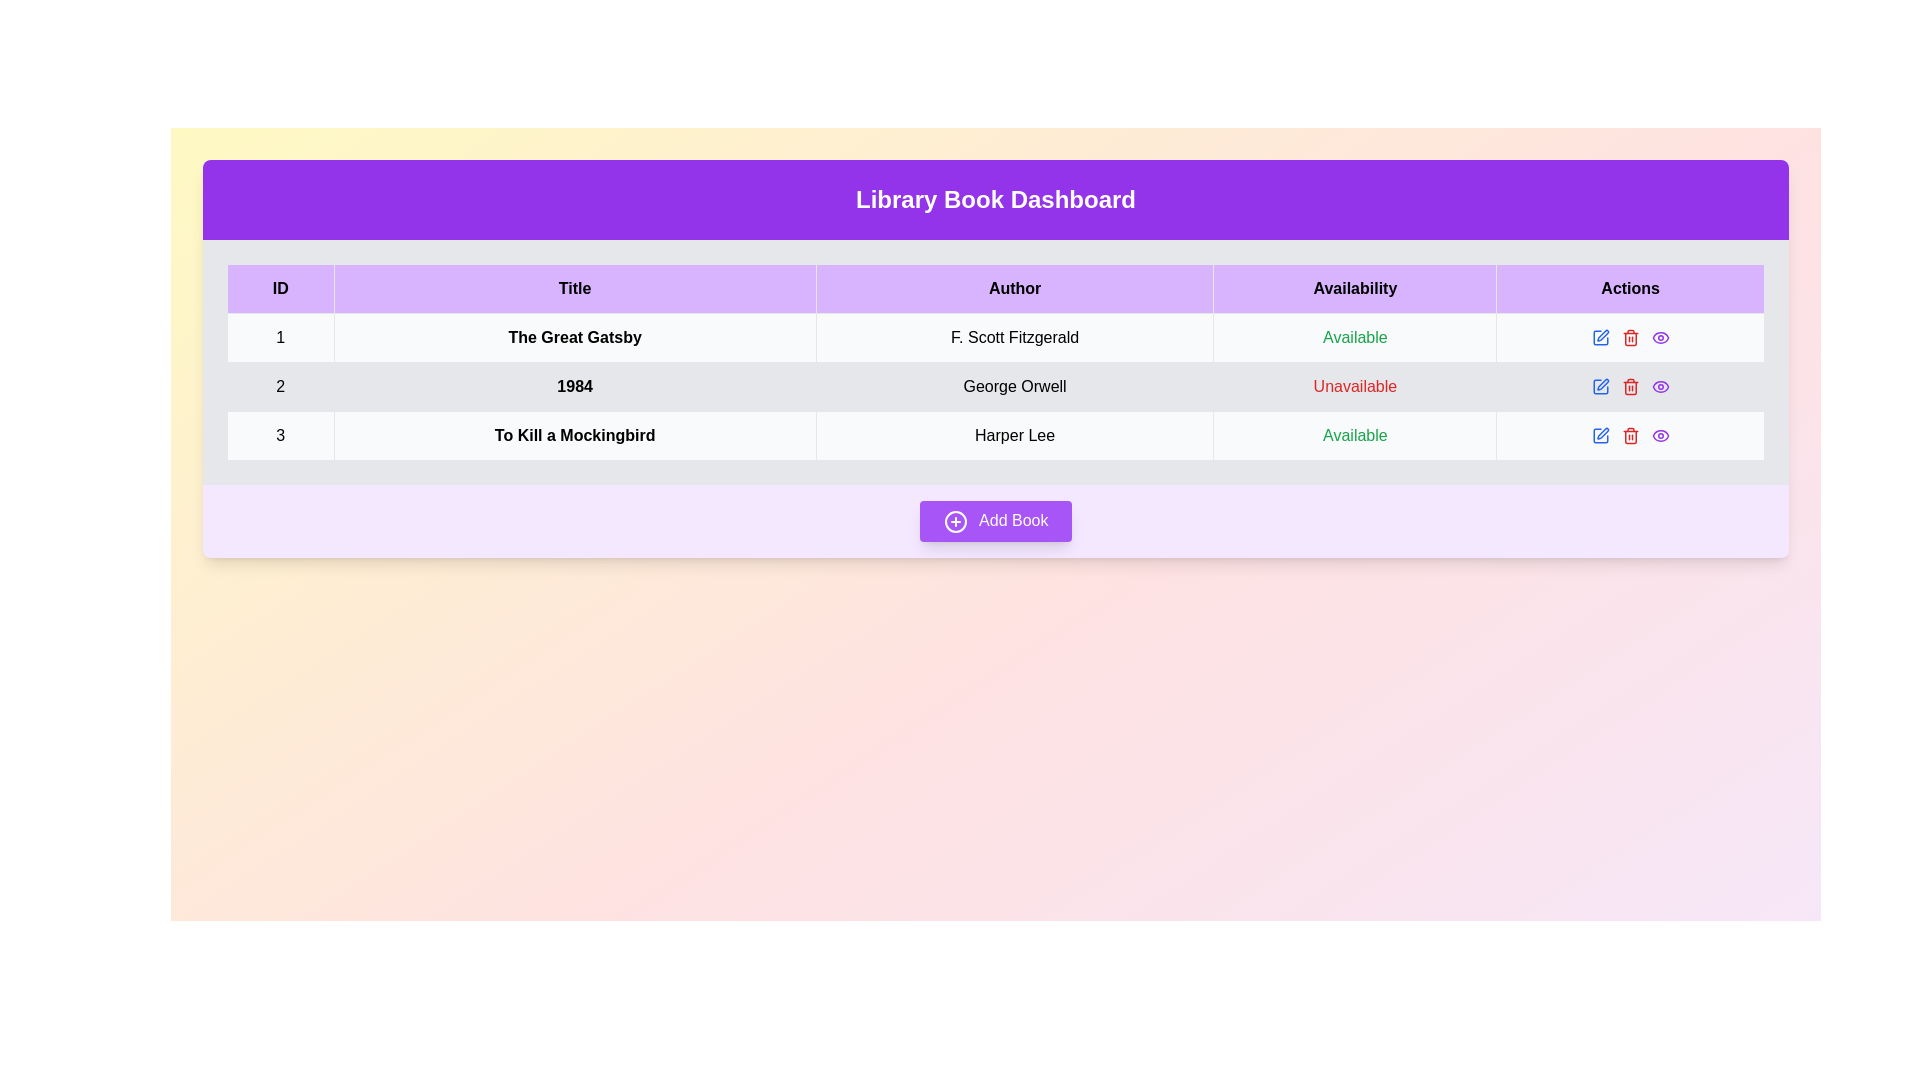 This screenshot has width=1920, height=1080. I want to click on the 'Title' column header label, which is located in the second column of the table header, positioned between the 'ID' and 'Author' columns at the top-center of the interface, so click(574, 289).